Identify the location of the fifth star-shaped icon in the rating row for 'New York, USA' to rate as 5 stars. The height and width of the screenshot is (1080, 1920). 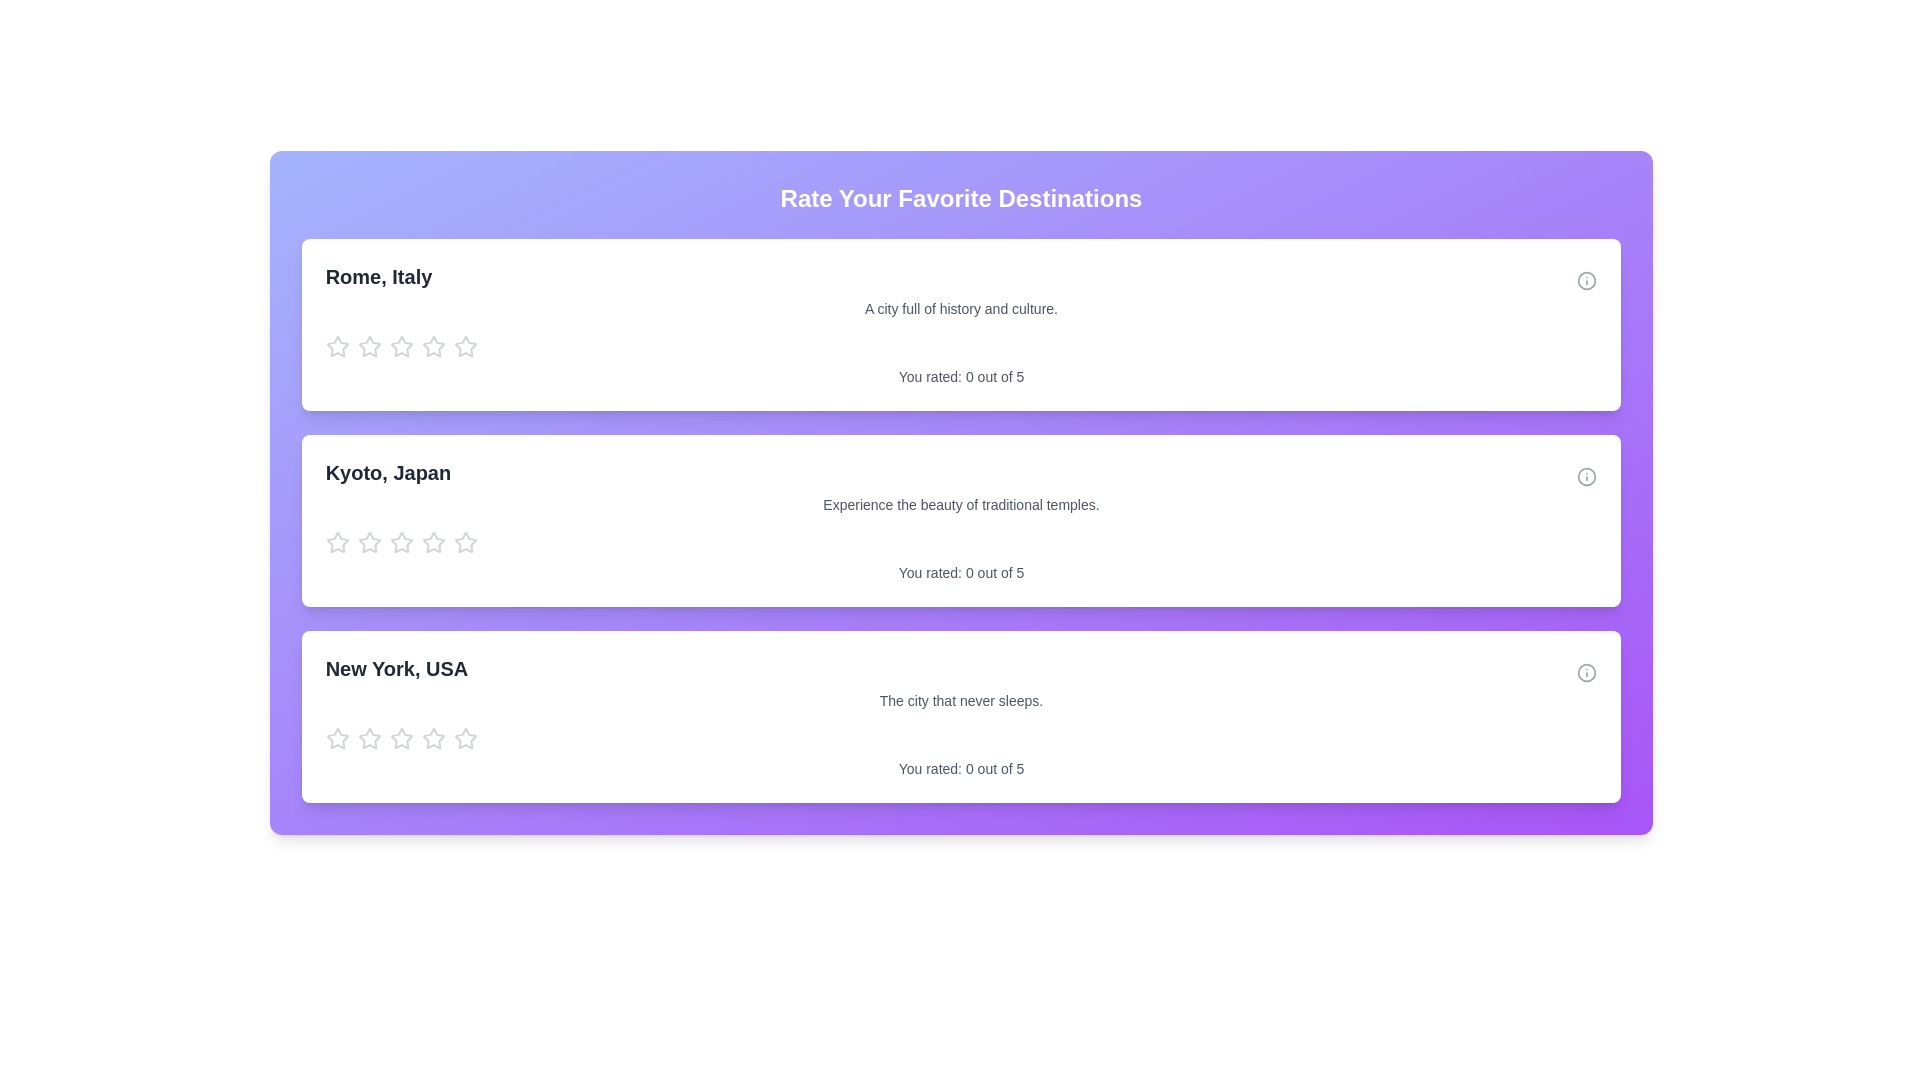
(432, 739).